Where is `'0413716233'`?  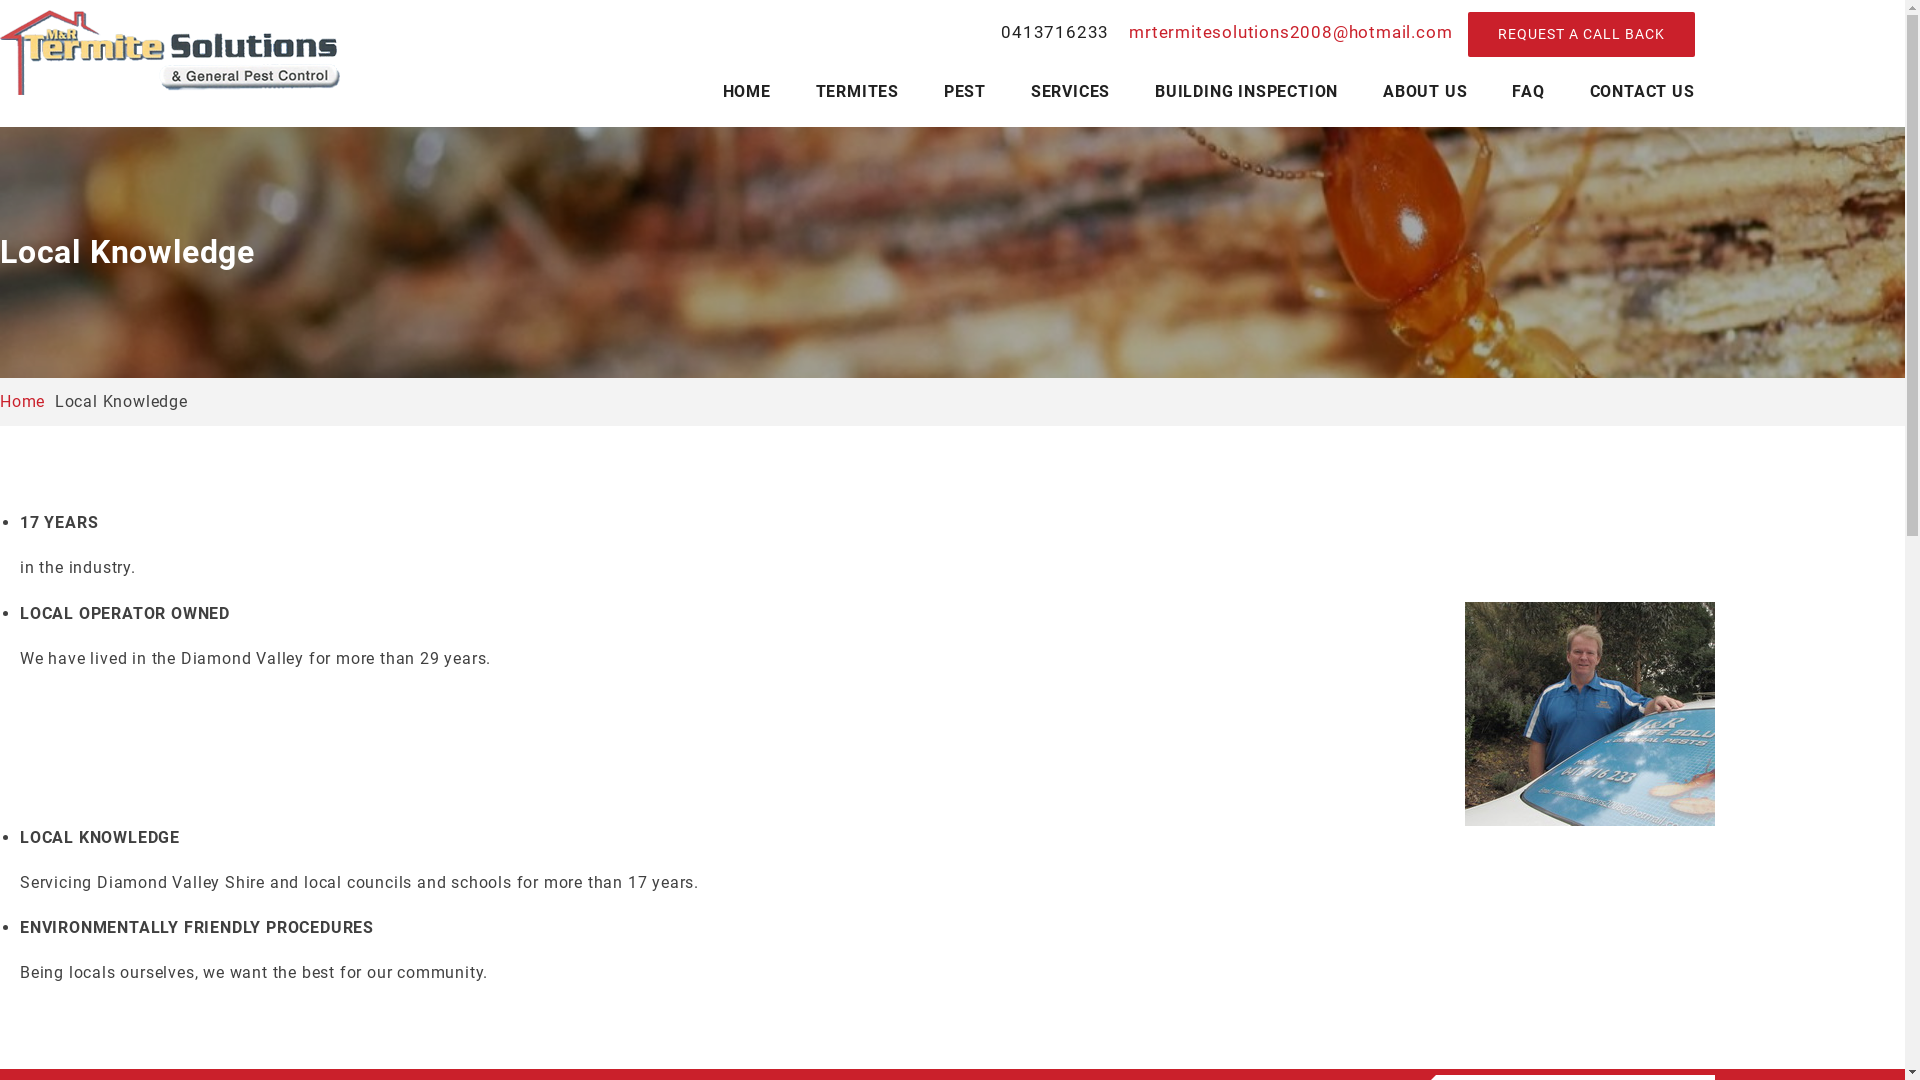
'0413716233' is located at coordinates (1054, 33).